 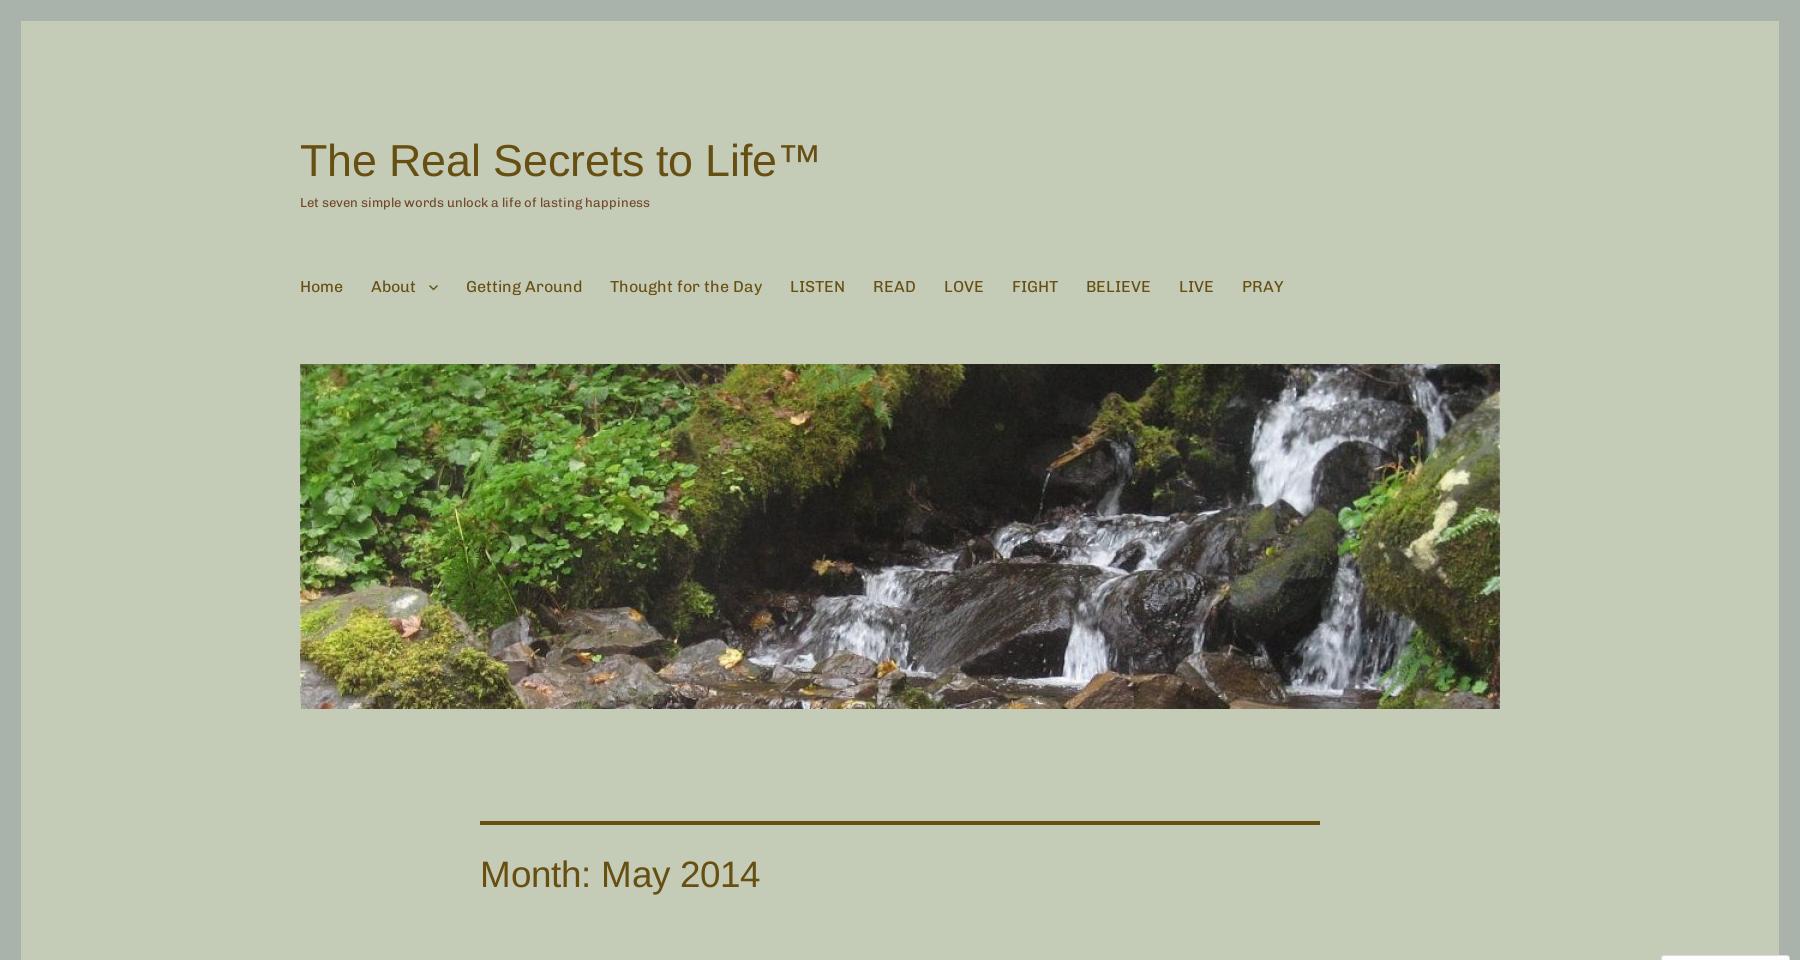 I want to click on 'READ', so click(x=894, y=285).